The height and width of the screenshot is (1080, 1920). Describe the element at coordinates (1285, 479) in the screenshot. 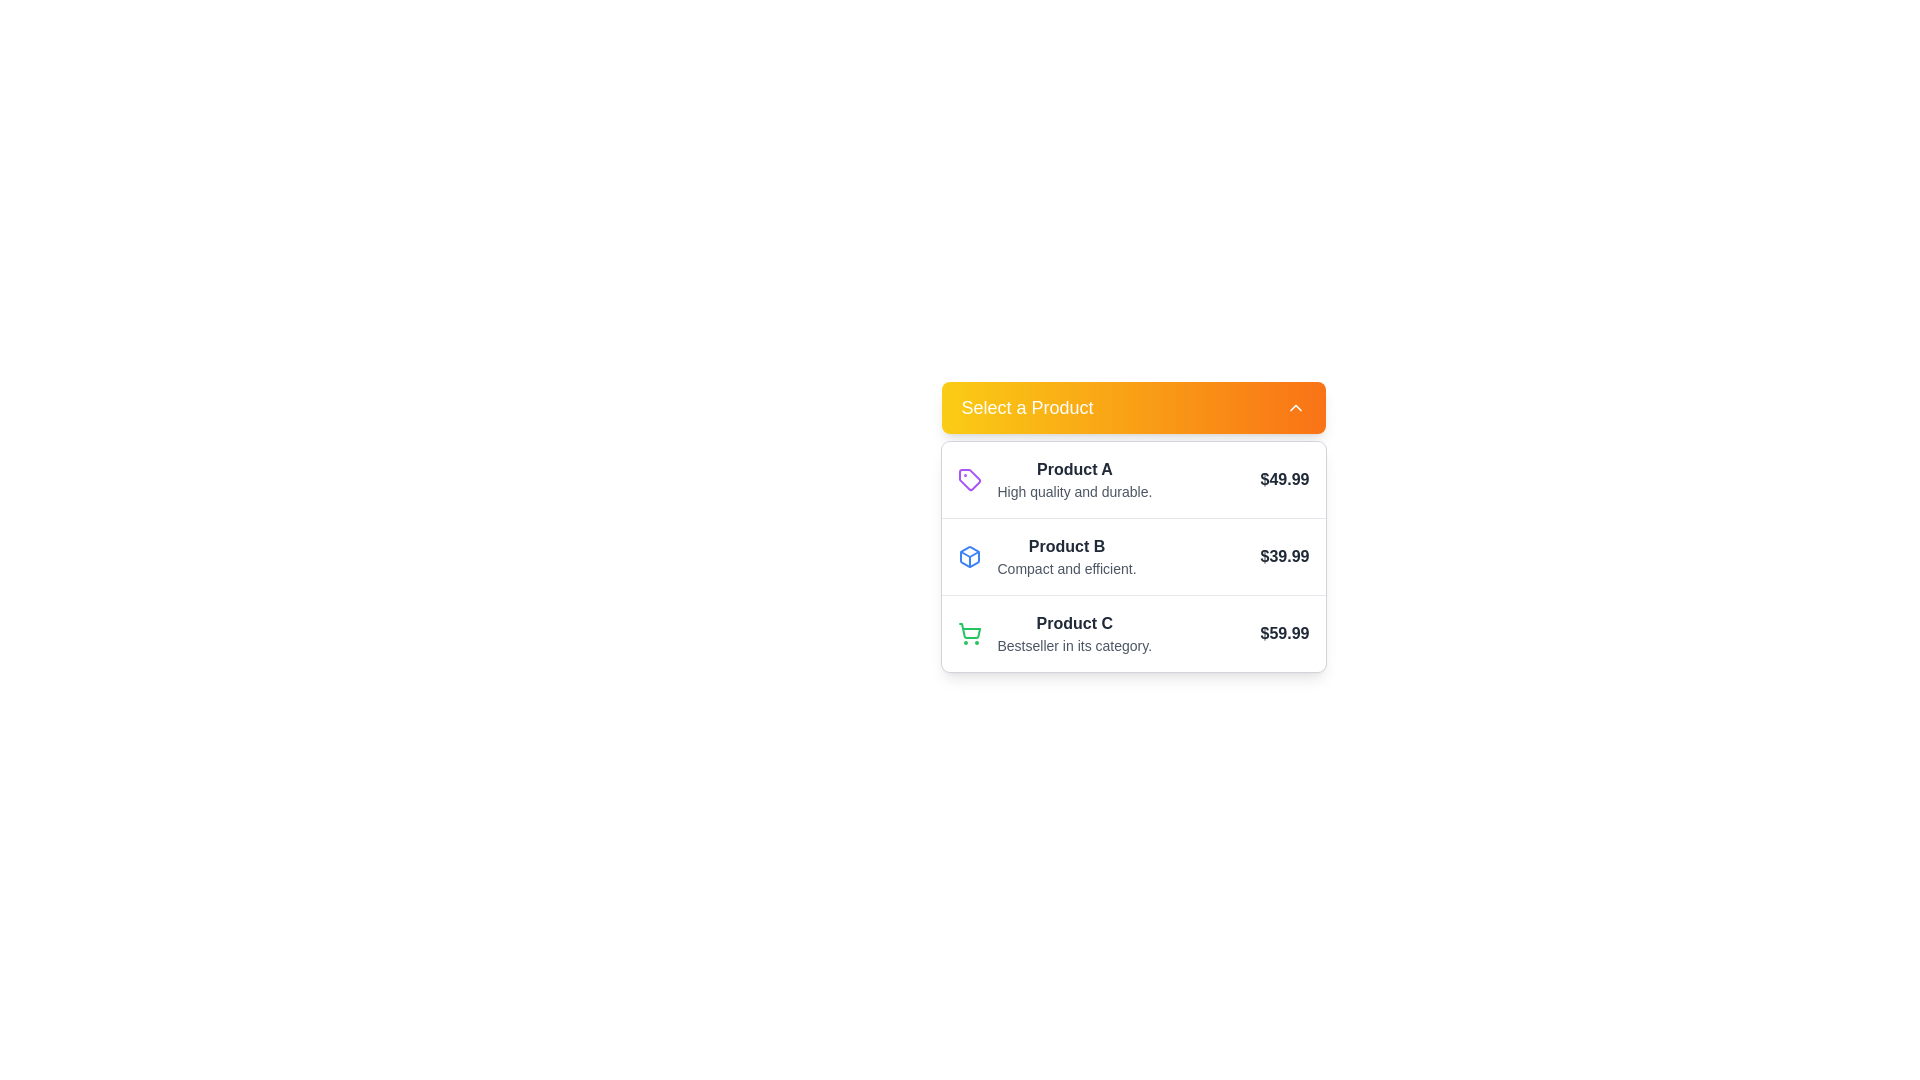

I see `the static text element displaying the price '$49.99' located at the rightmost side of the row associated with 'Product A'` at that location.